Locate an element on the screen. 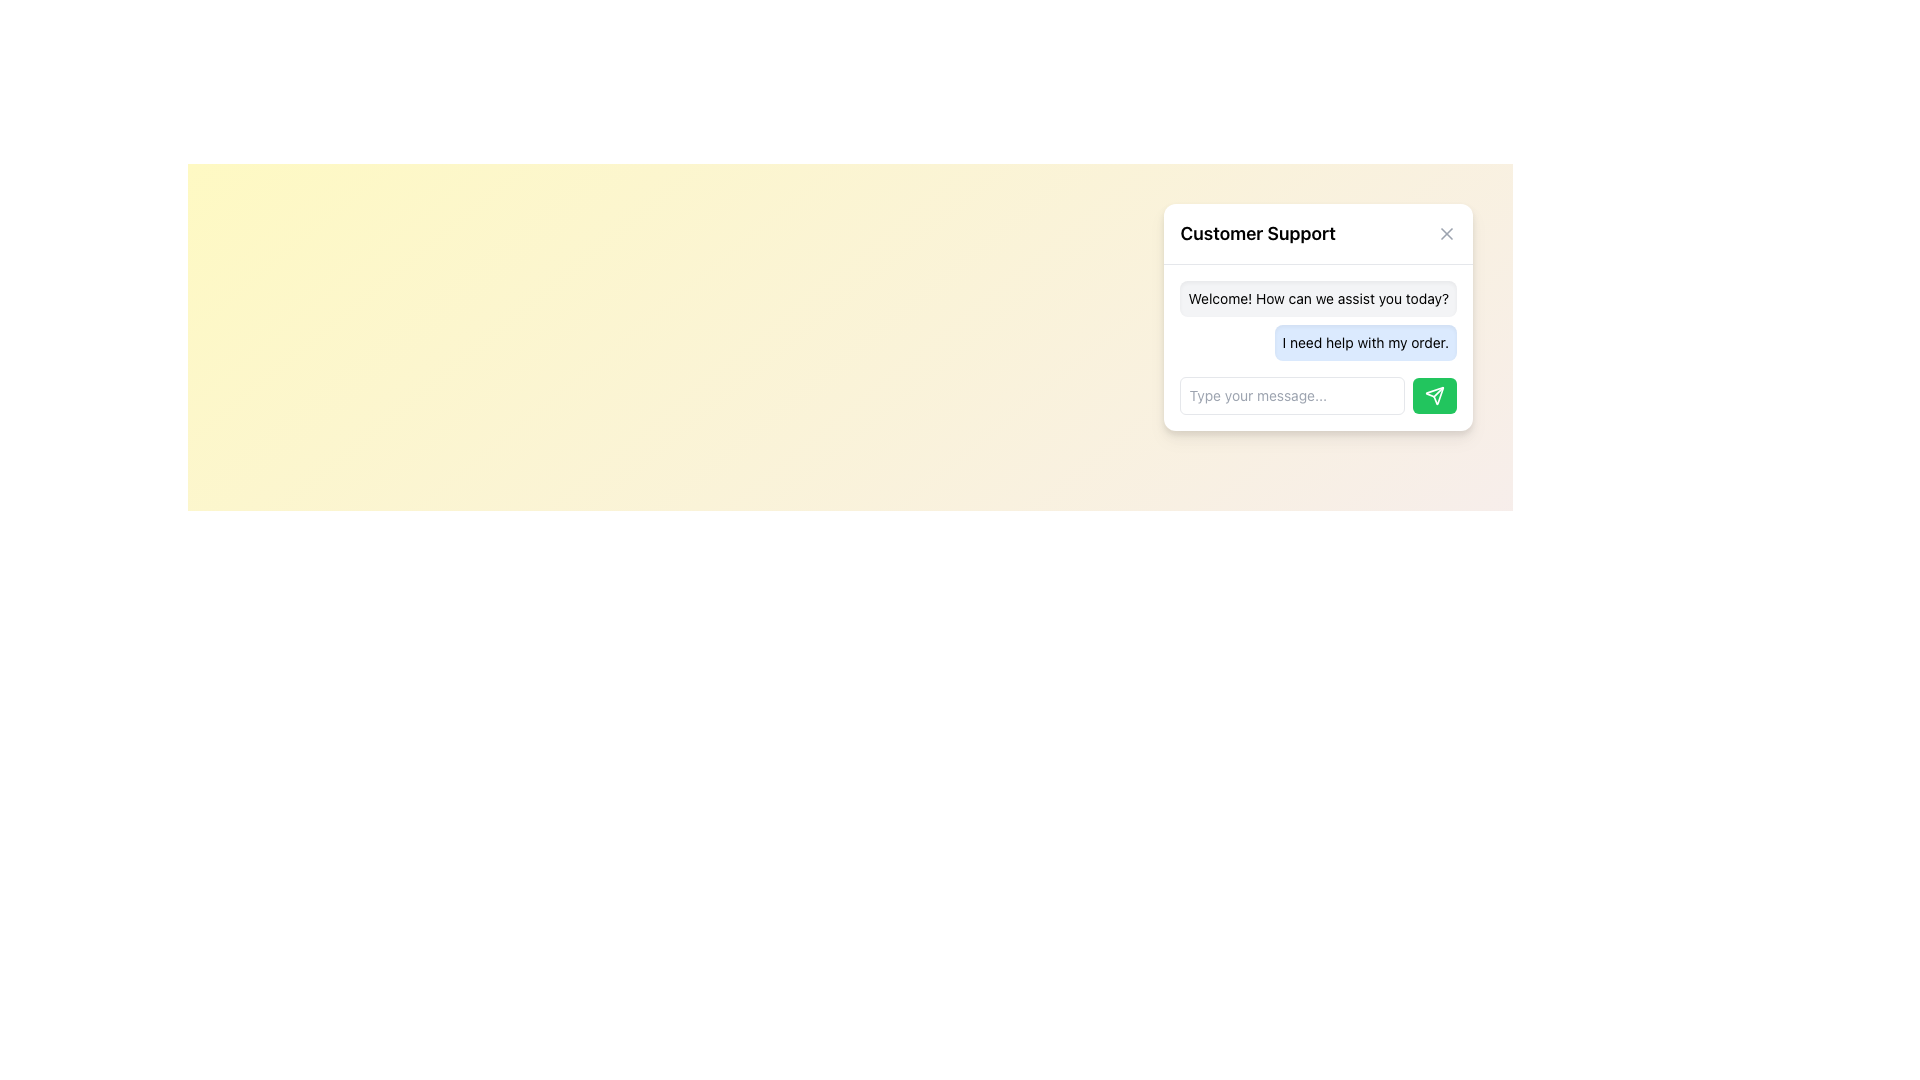 Image resolution: width=1920 pixels, height=1080 pixels. the text message bubble located below the welcome message in the customer support chat interface is located at coordinates (1364, 342).